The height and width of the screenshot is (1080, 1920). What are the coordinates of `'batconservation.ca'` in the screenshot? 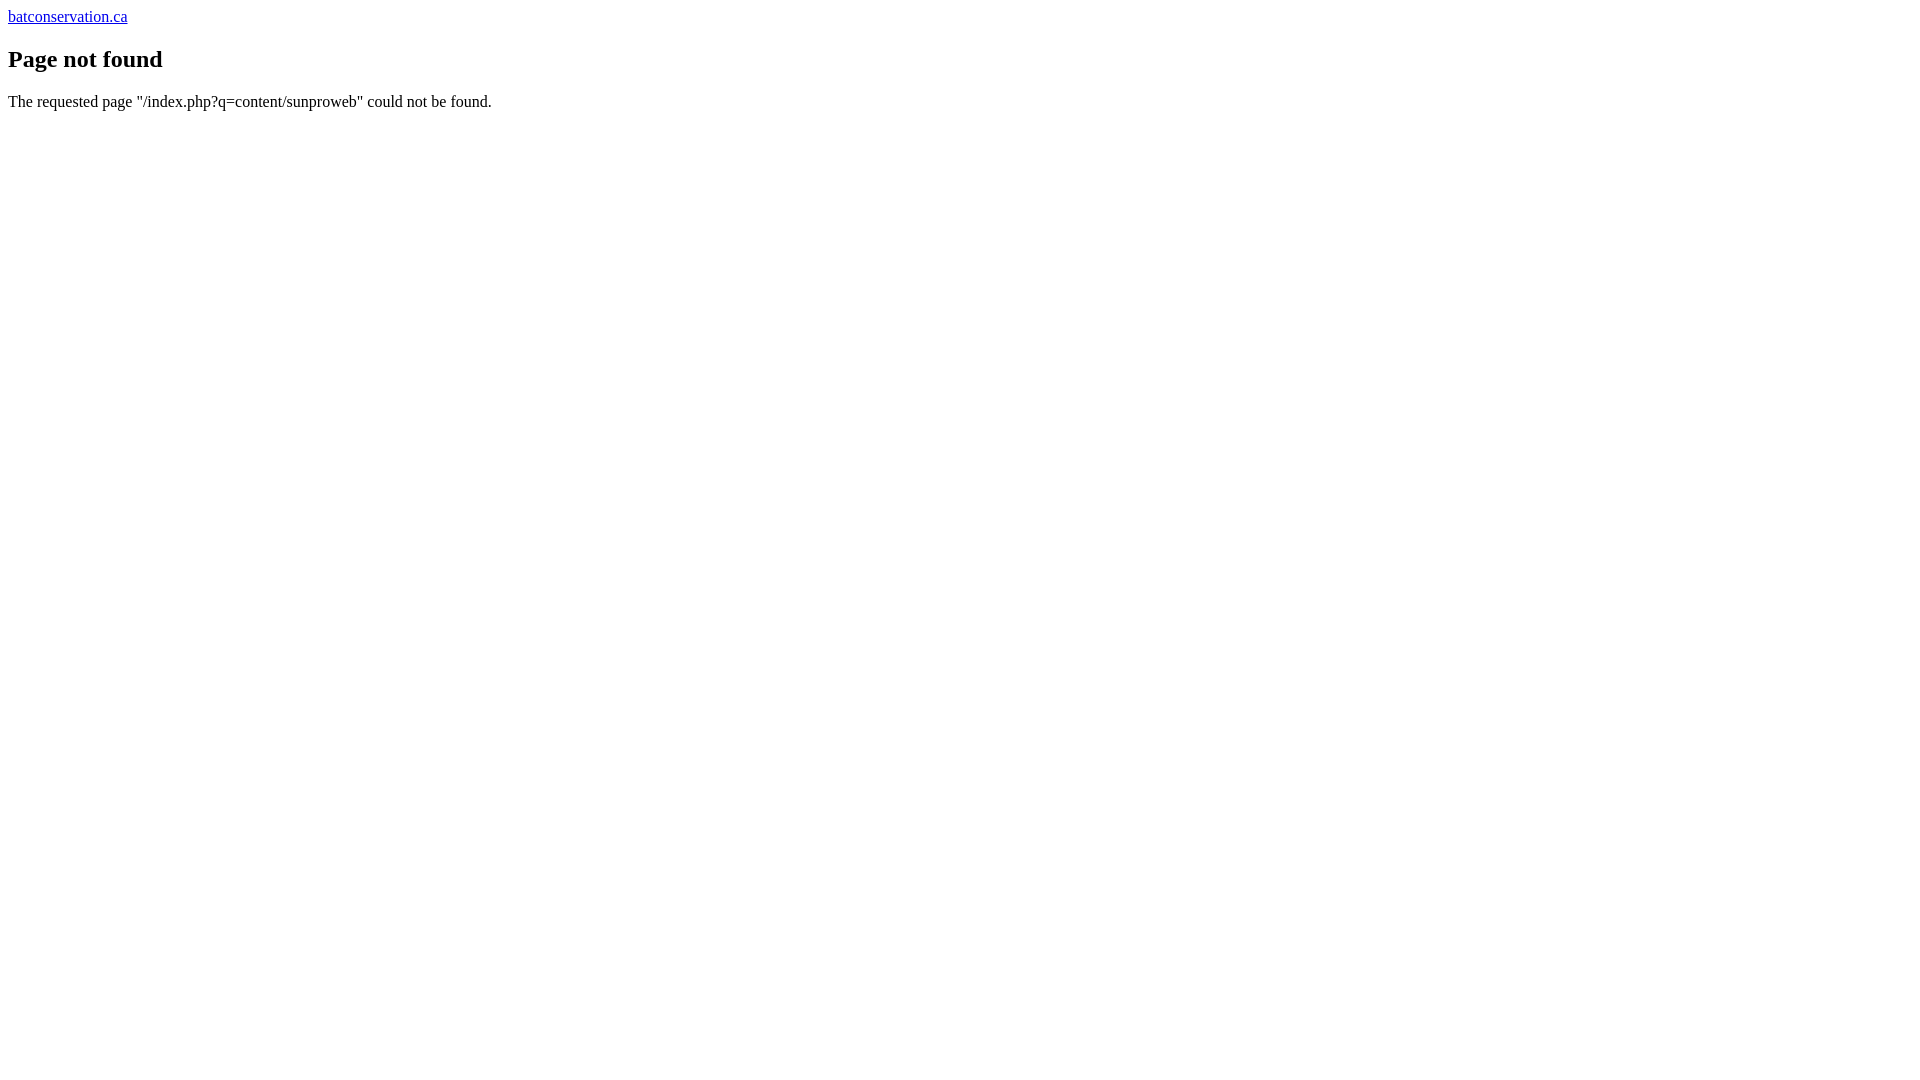 It's located at (67, 16).